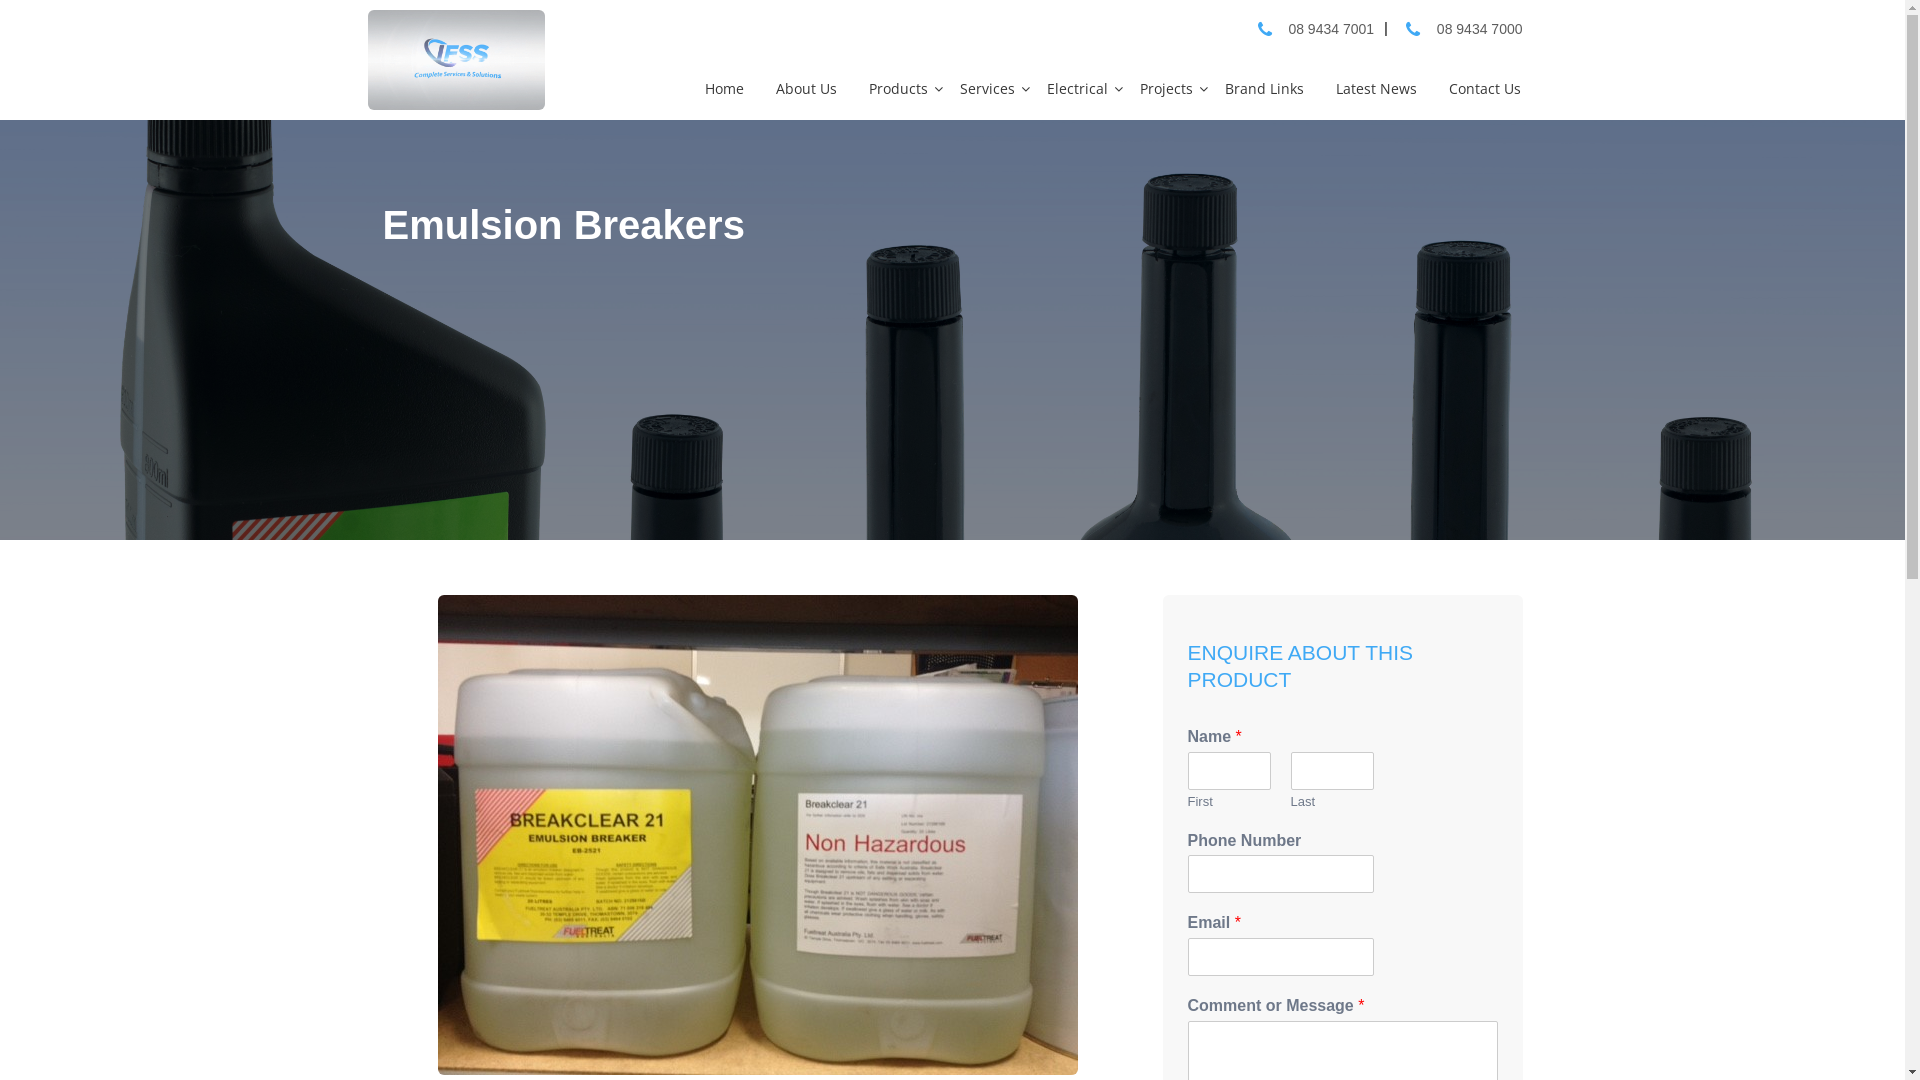 The image size is (1920, 1080). What do you see at coordinates (854, 87) in the screenshot?
I see `'Products'` at bounding box center [854, 87].